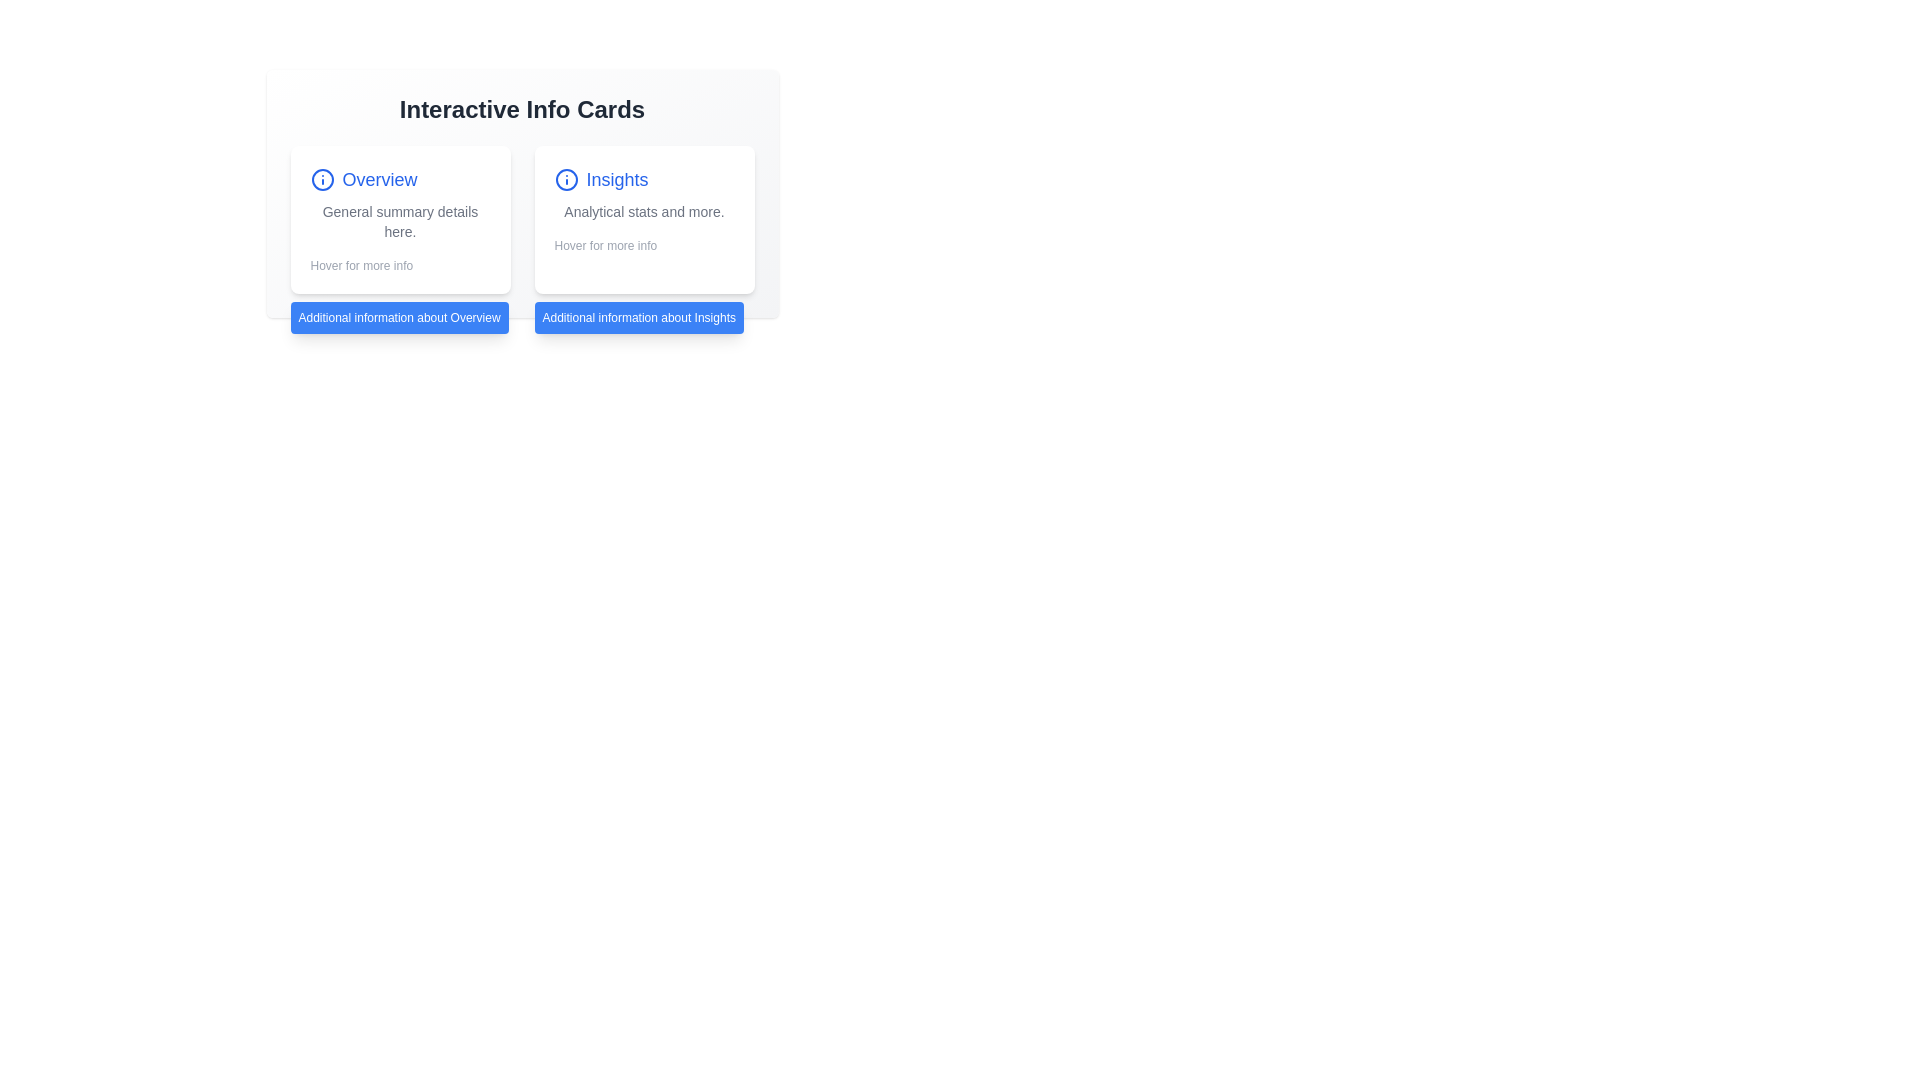  What do you see at coordinates (565, 180) in the screenshot?
I see `the central SVG Circle element representing the 'Insights' icon located in the top-left corner of the card` at bounding box center [565, 180].